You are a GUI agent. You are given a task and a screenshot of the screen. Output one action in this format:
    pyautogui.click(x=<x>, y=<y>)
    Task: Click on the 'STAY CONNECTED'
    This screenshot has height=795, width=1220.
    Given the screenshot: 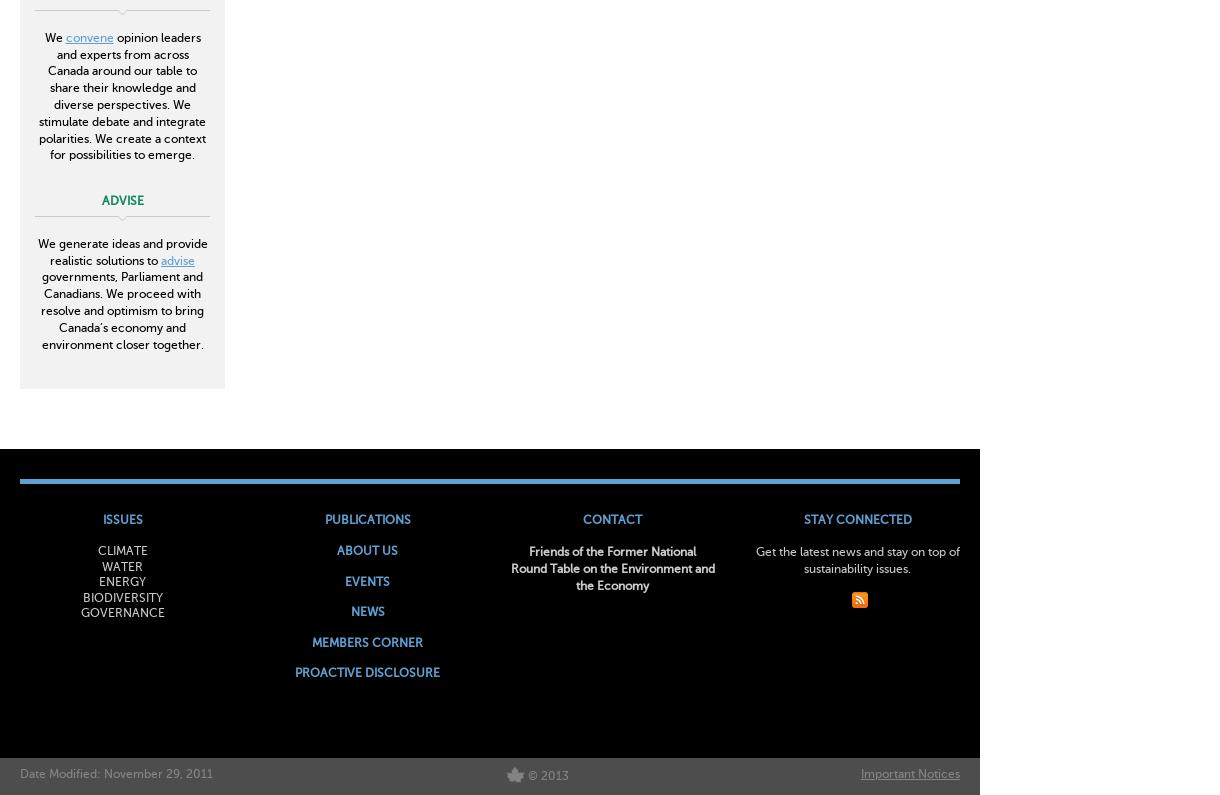 What is the action you would take?
    pyautogui.click(x=857, y=519)
    